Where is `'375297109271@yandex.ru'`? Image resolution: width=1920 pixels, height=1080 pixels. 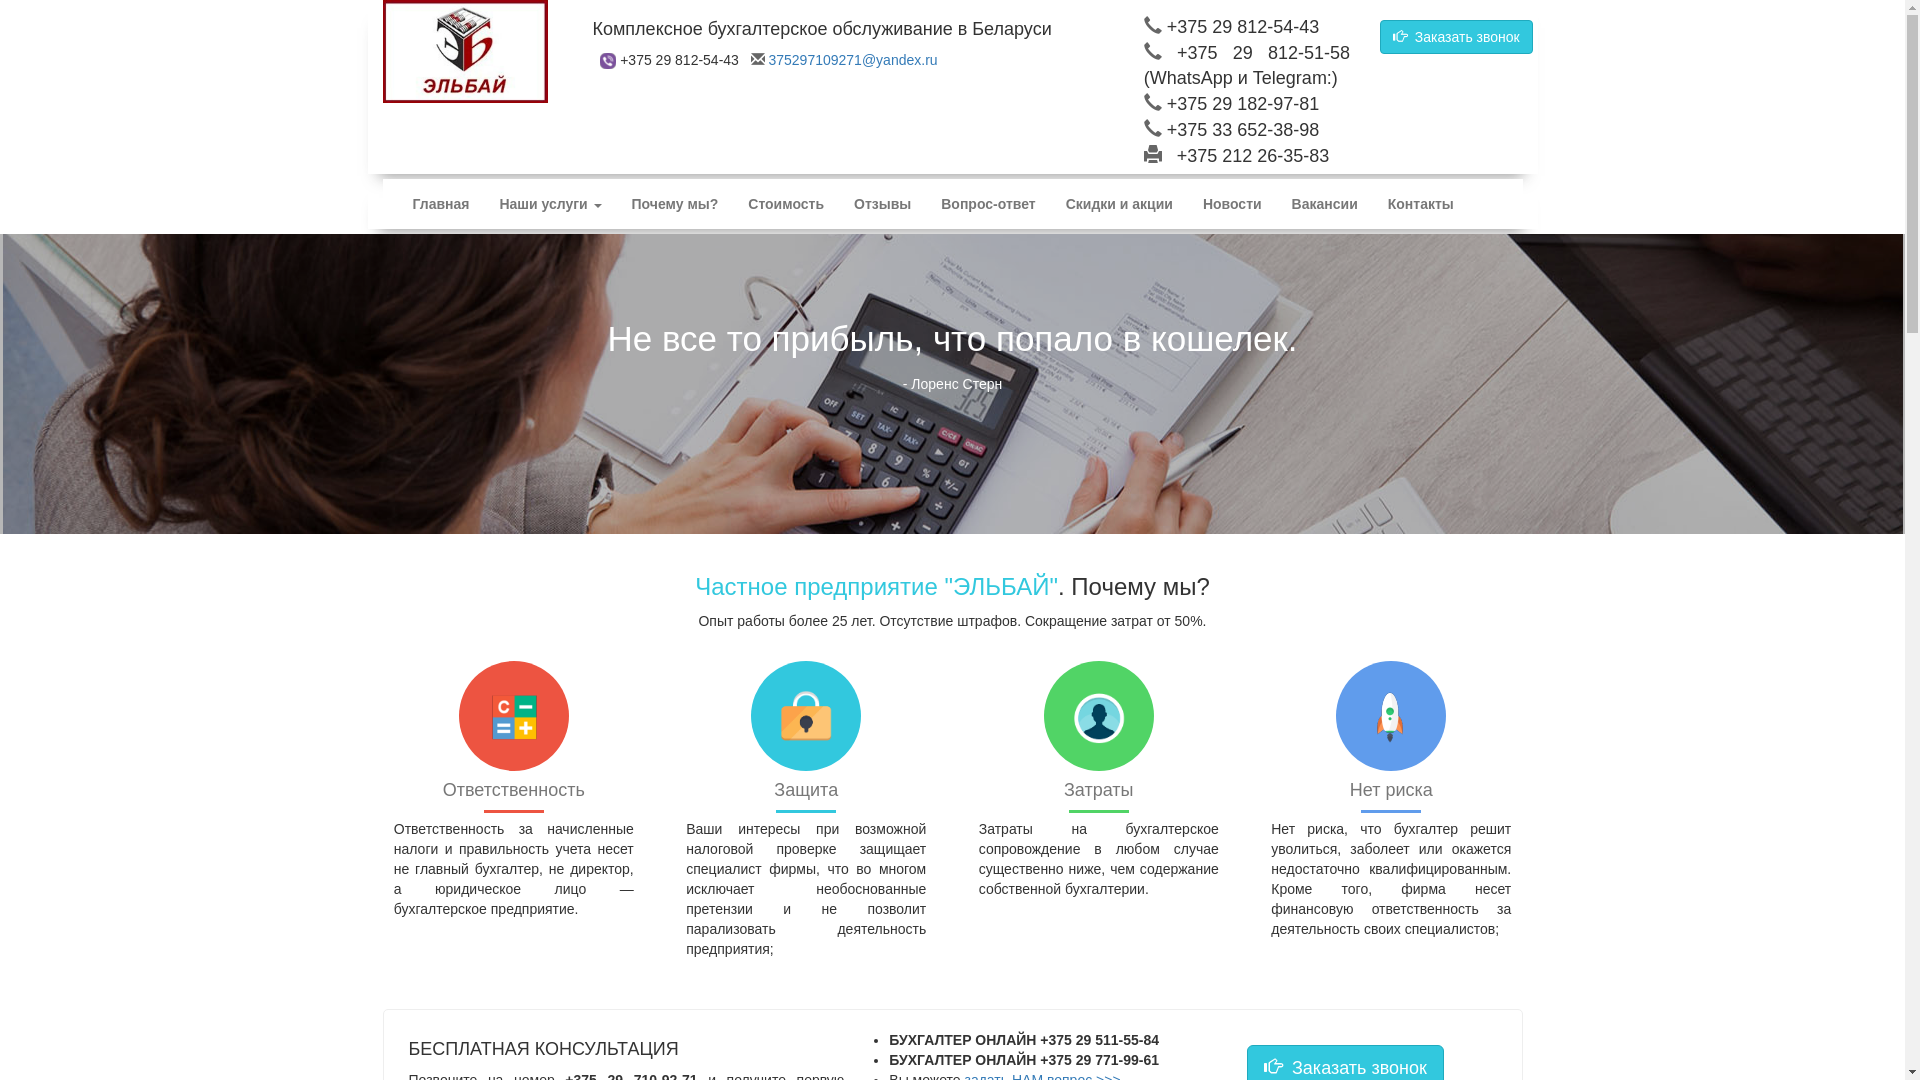 '375297109271@yandex.ru' is located at coordinates (767, 59).